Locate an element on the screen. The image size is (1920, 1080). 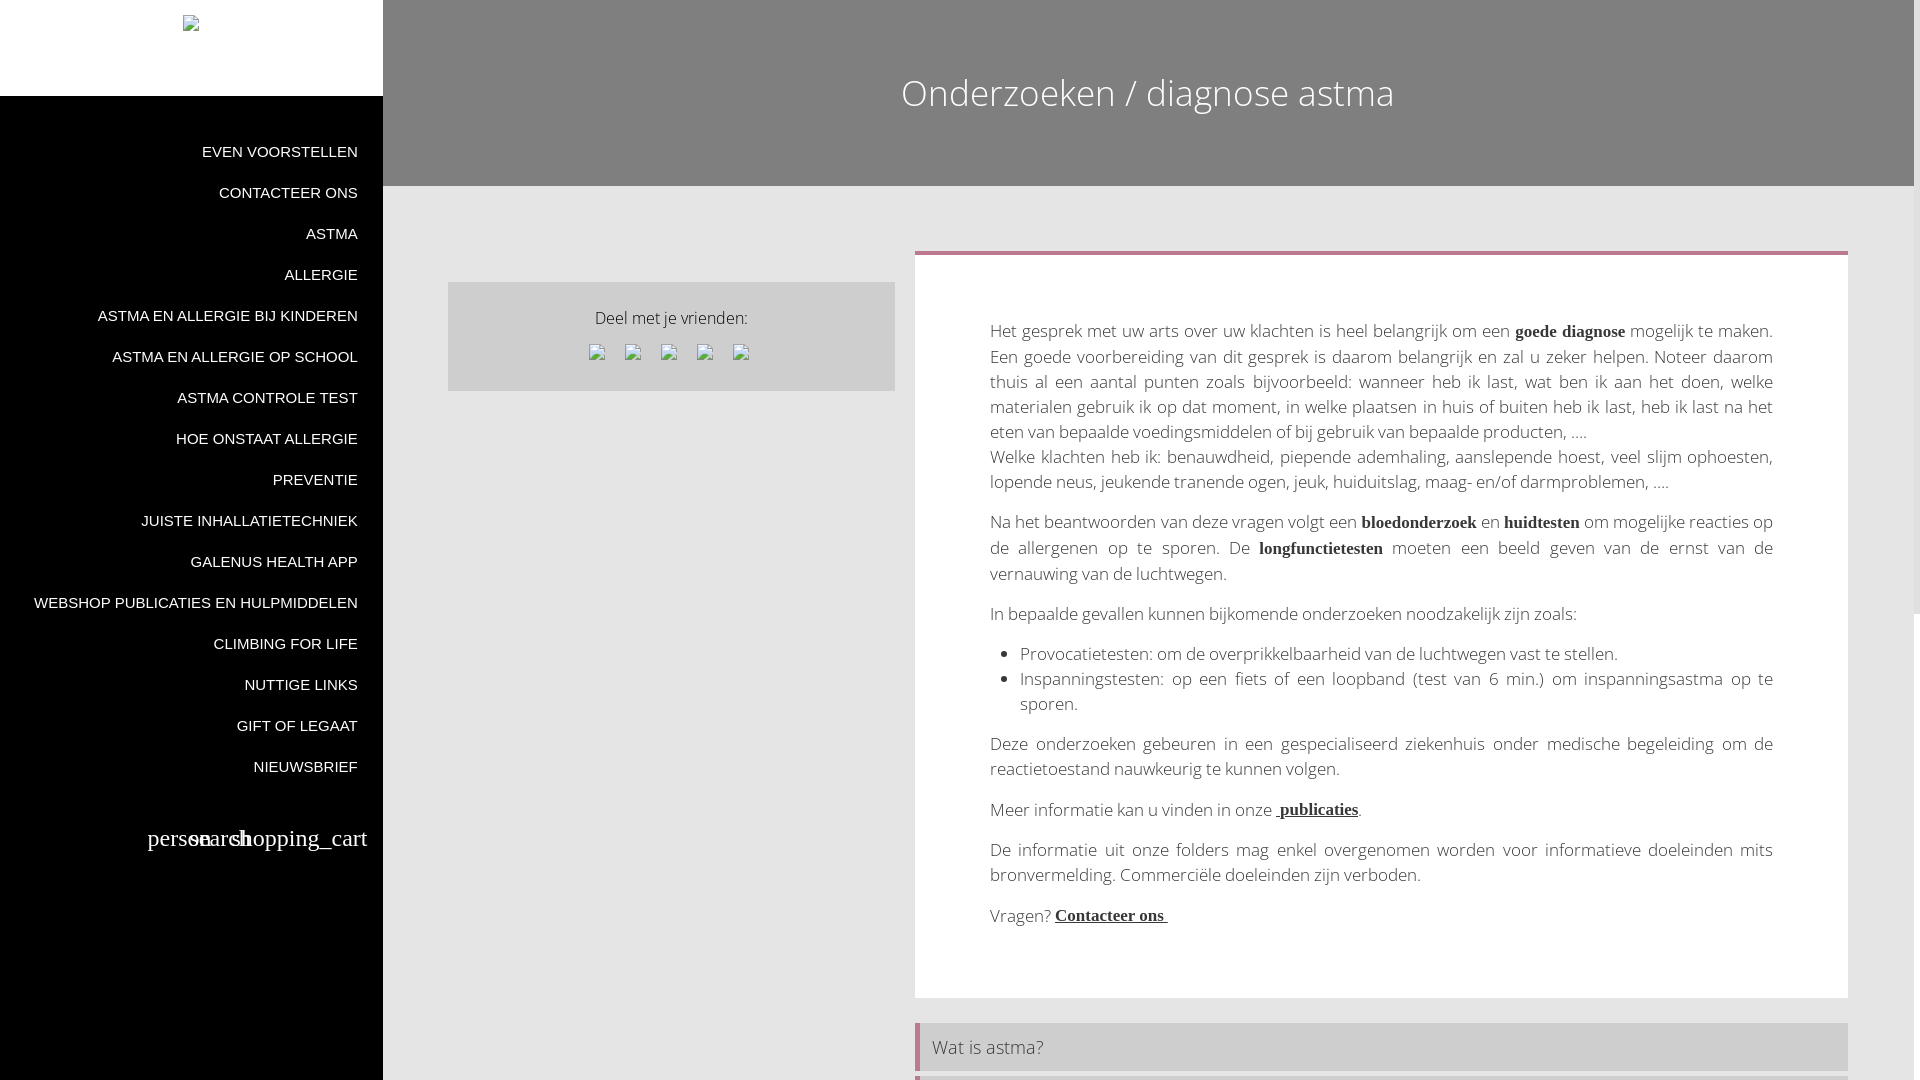
'Wat is astma?' is located at coordinates (1380, 1045).